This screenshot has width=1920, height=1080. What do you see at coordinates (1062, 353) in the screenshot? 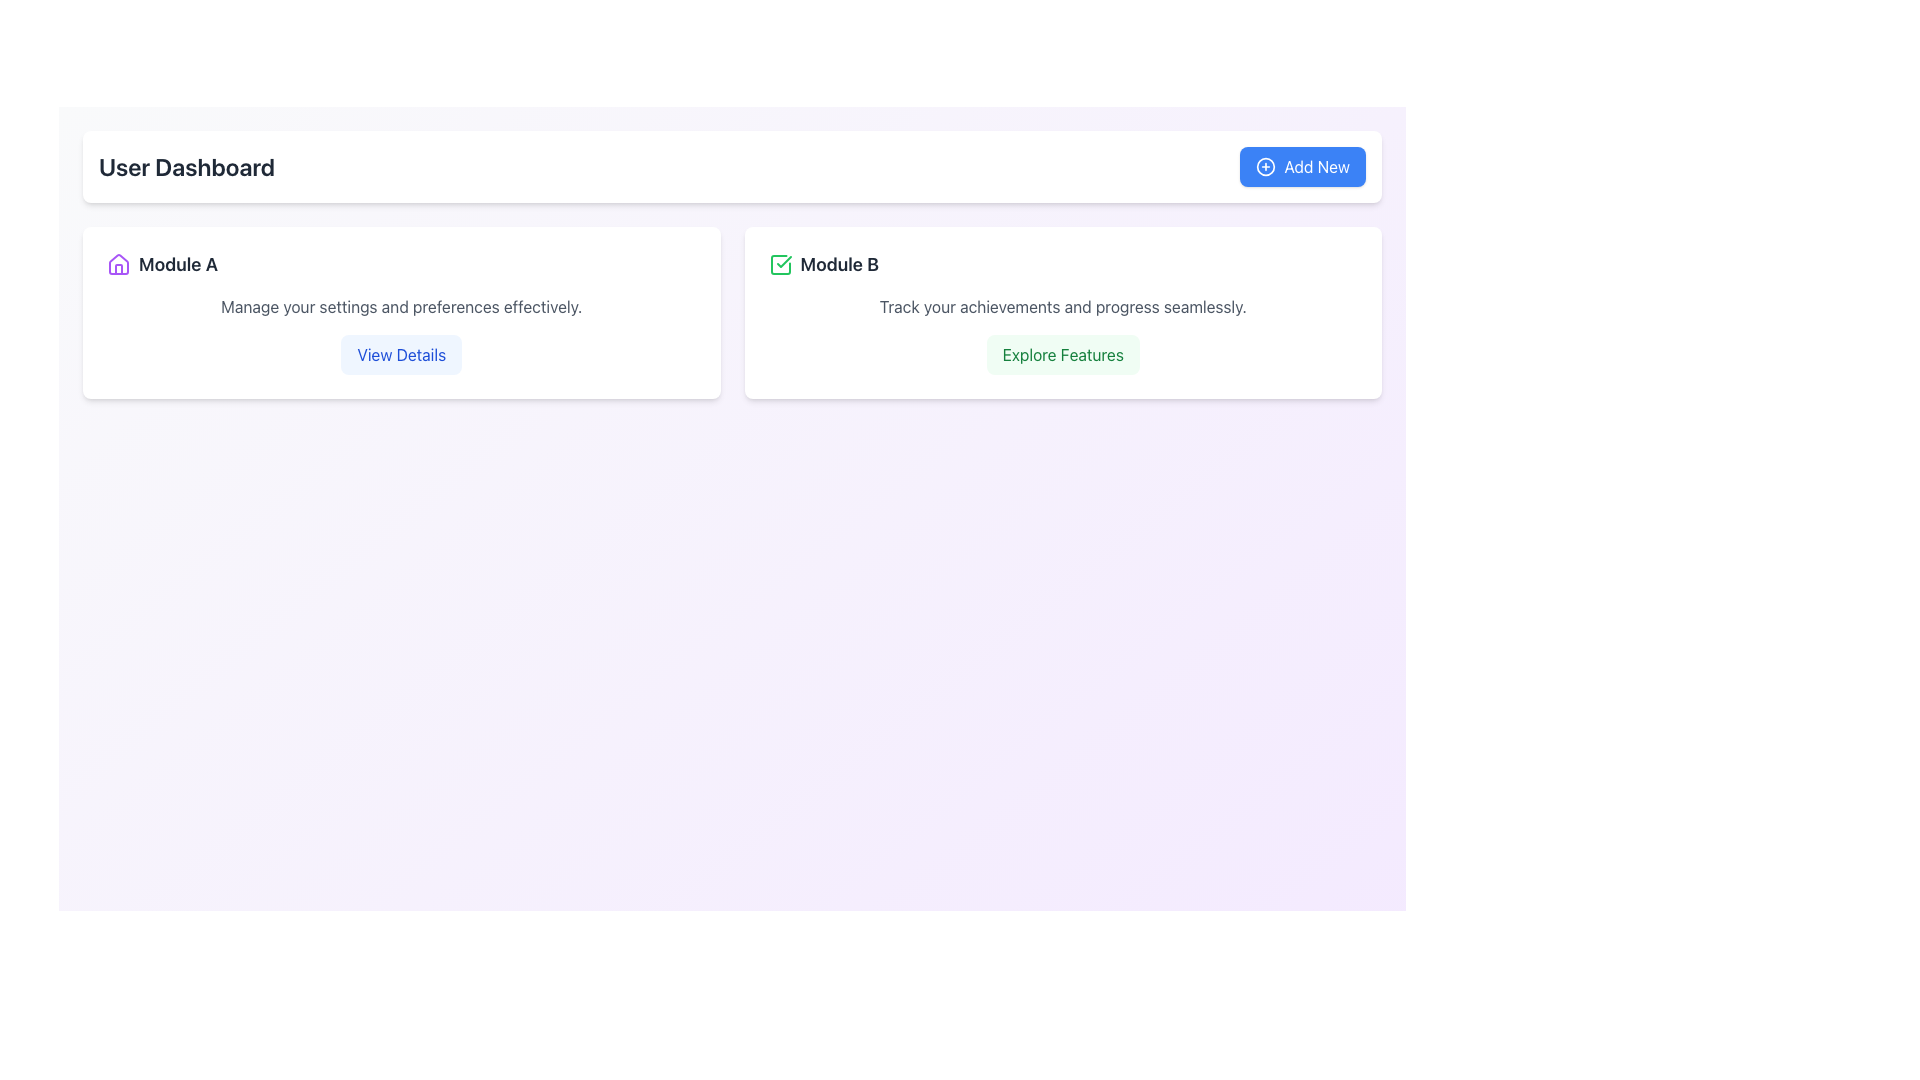
I see `the 'Explore Features' button, which is a green rectangular button with rounded corners located at the bottom-right corner of 'Module B', beneath the text 'Track your achievements and progress seamlessly'` at bounding box center [1062, 353].